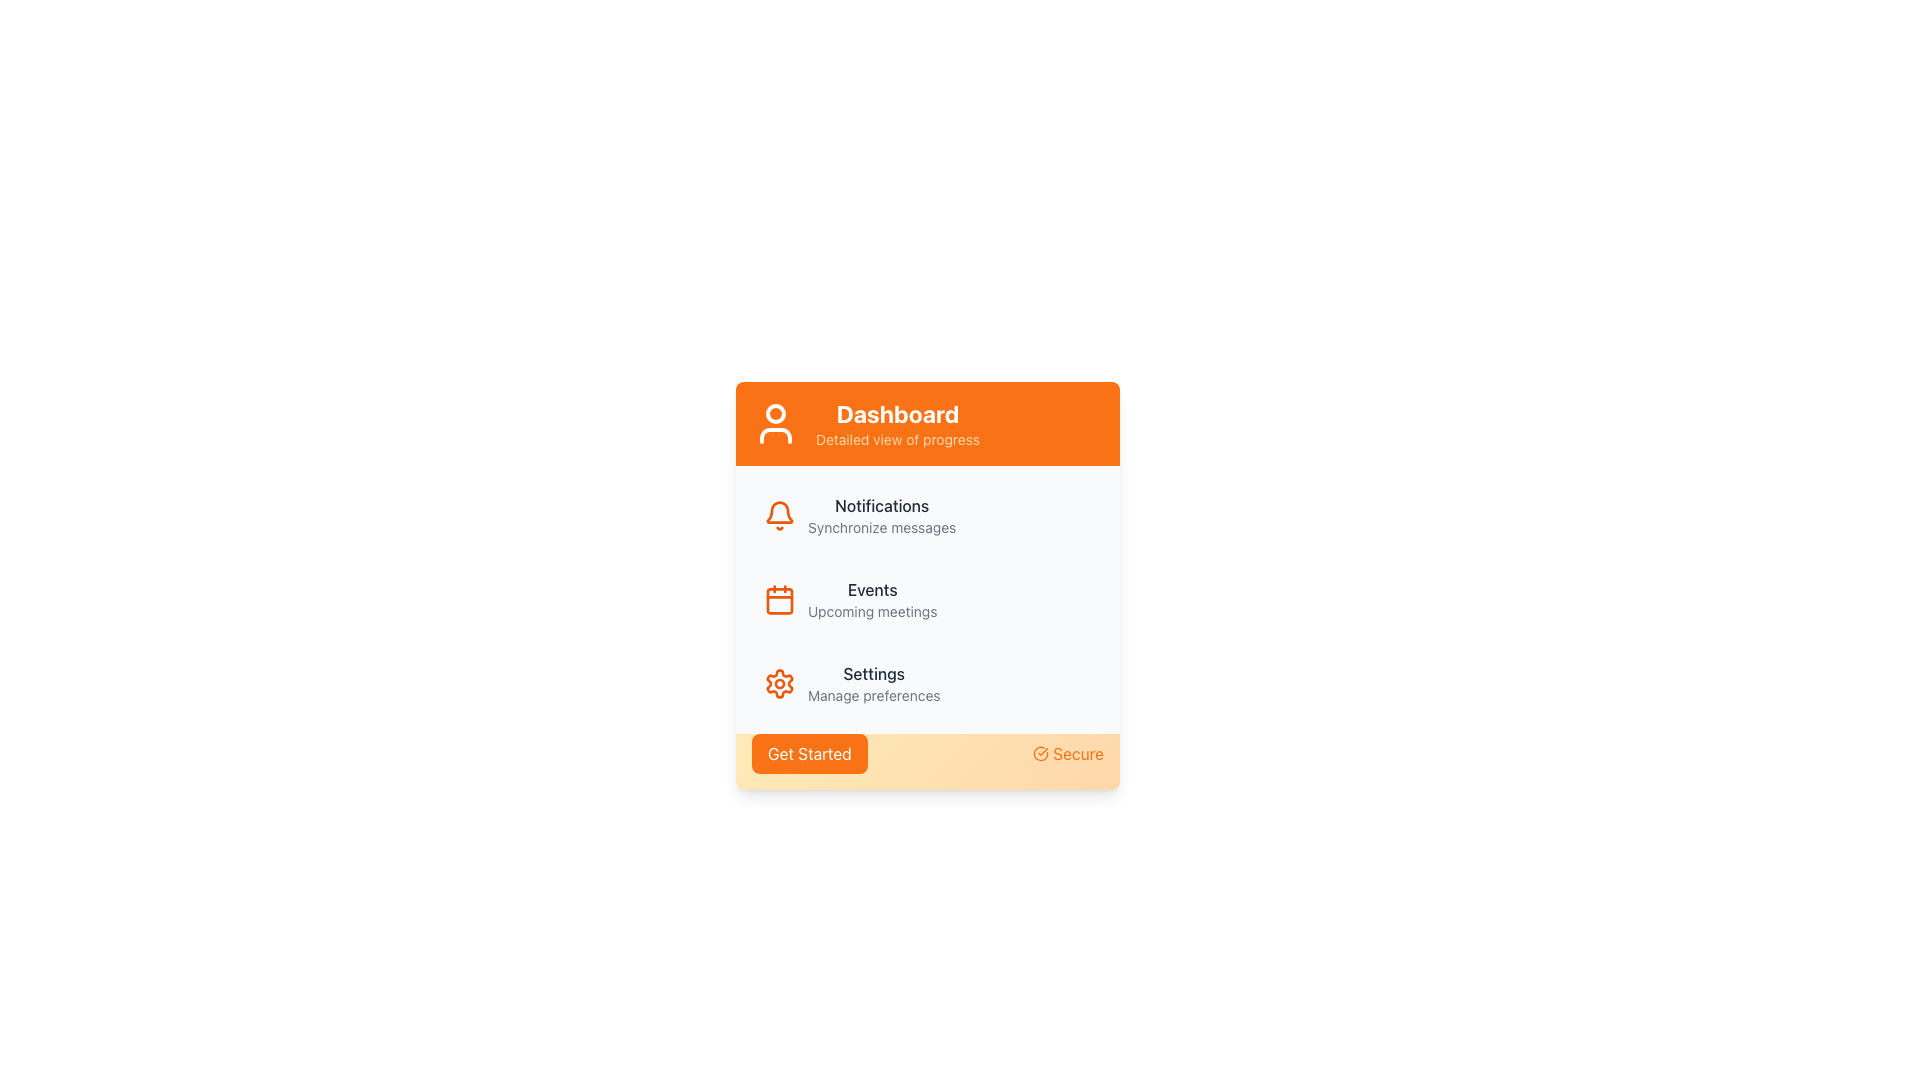  Describe the element at coordinates (926, 423) in the screenshot. I see `title and subtitle from the header area located at the top of the panel, which is centrally aligned and situated below the orange bar containing a user icon` at that location.